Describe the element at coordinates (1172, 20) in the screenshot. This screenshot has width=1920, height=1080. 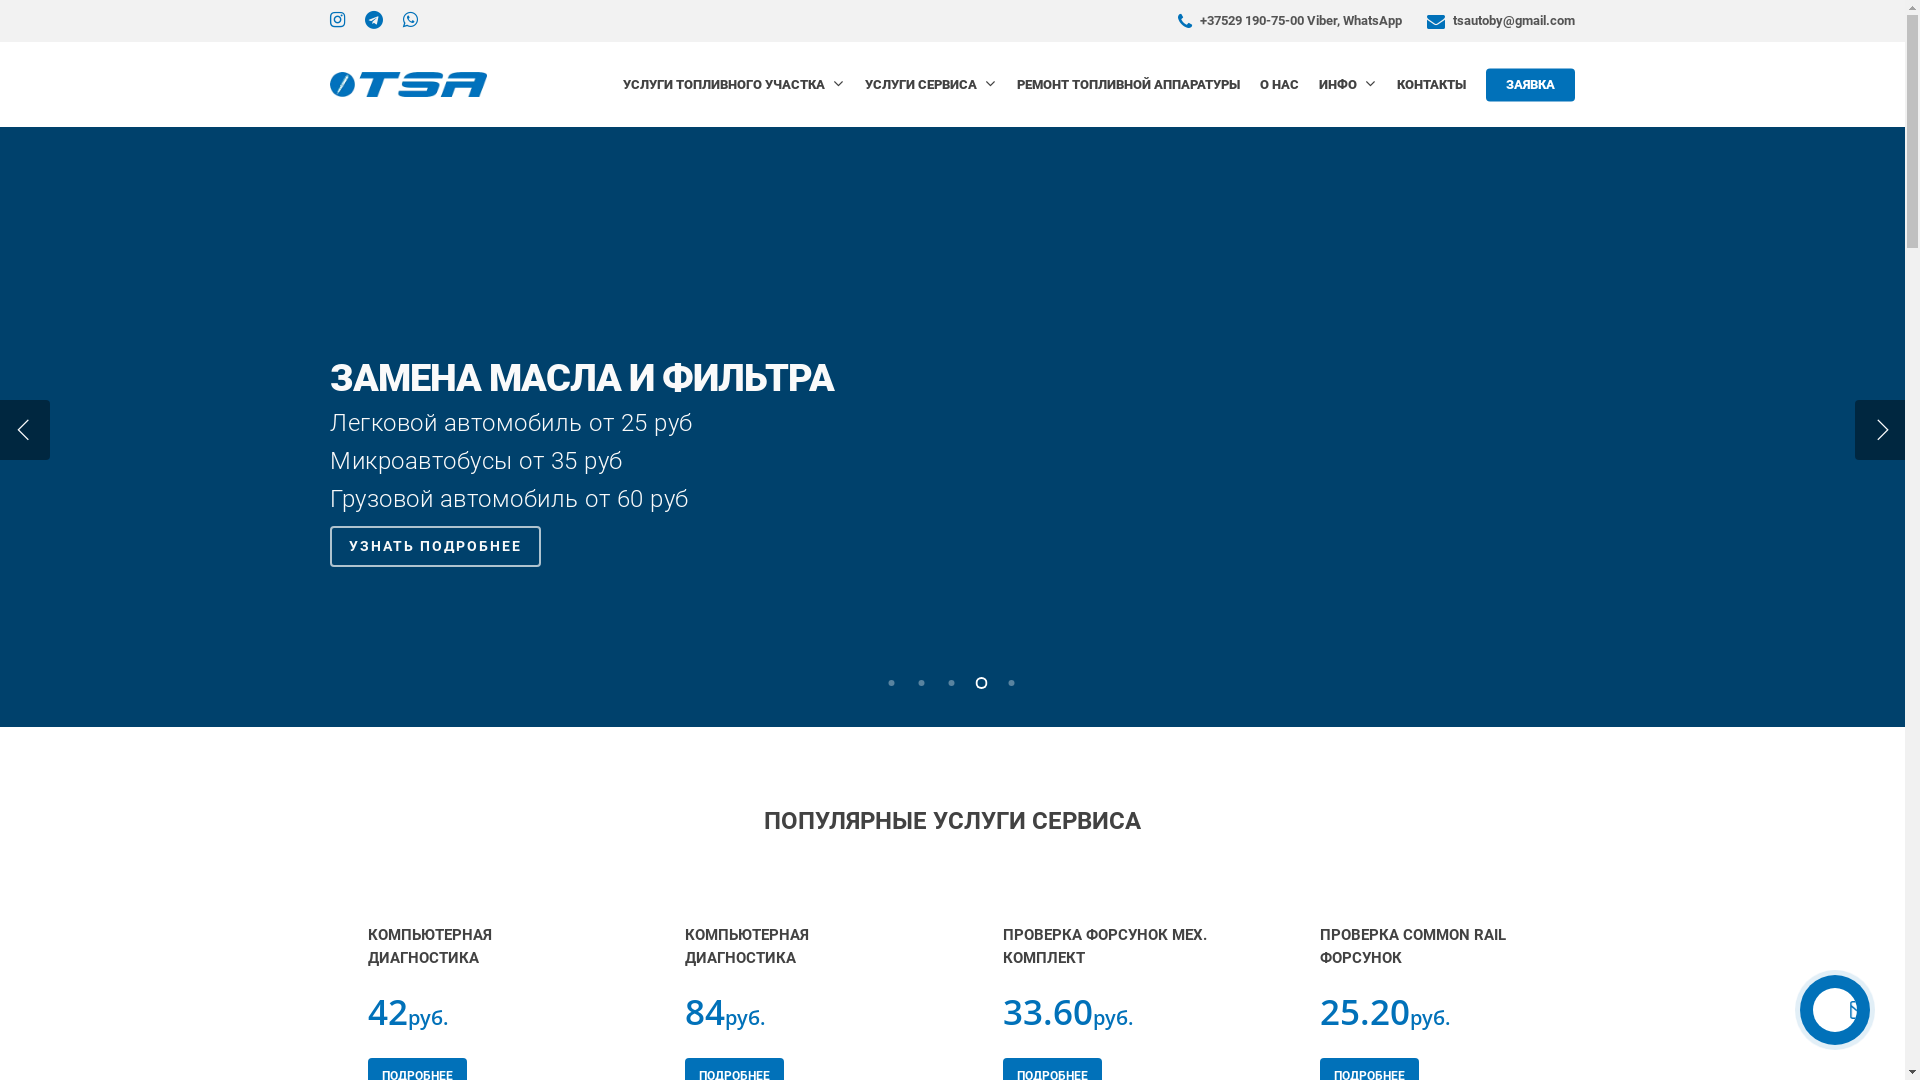
I see `'+37529 190-75-00 Viber, WhatsApp'` at that location.